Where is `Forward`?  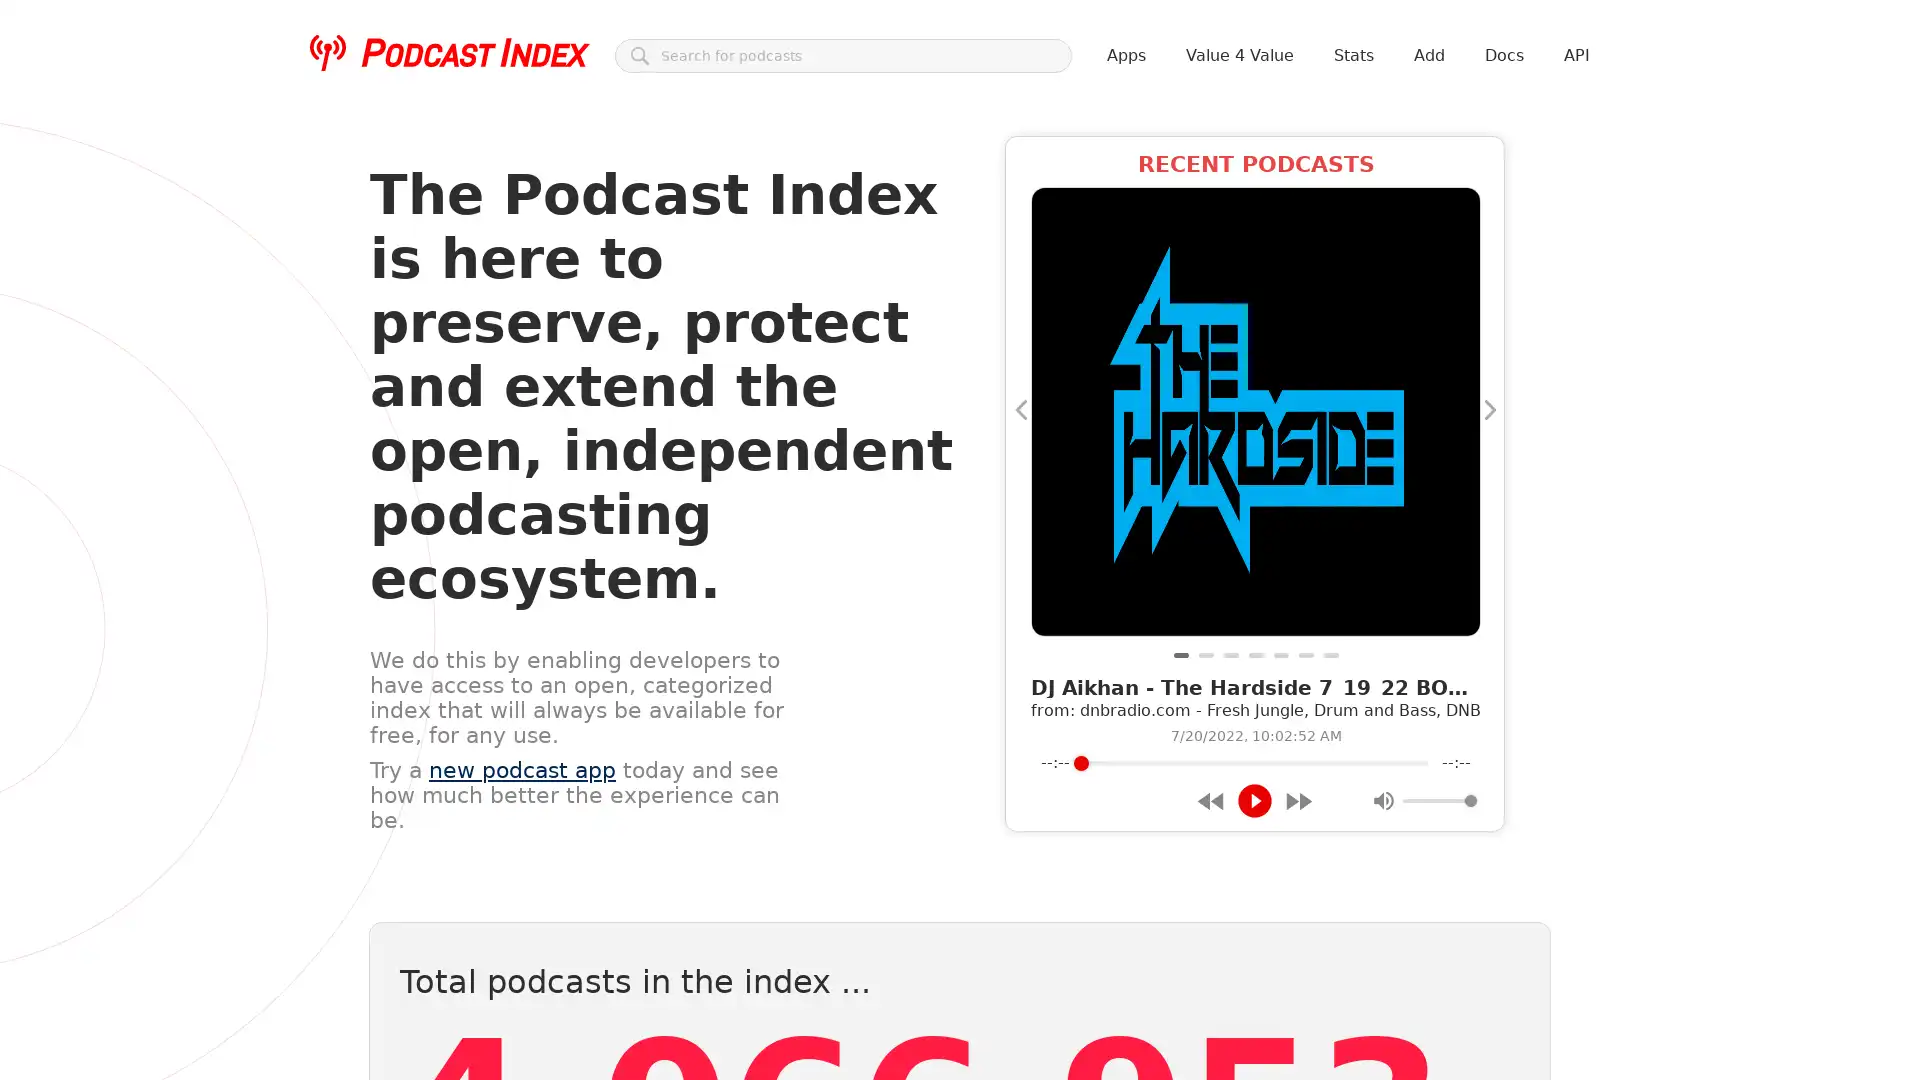
Forward is located at coordinates (1298, 799).